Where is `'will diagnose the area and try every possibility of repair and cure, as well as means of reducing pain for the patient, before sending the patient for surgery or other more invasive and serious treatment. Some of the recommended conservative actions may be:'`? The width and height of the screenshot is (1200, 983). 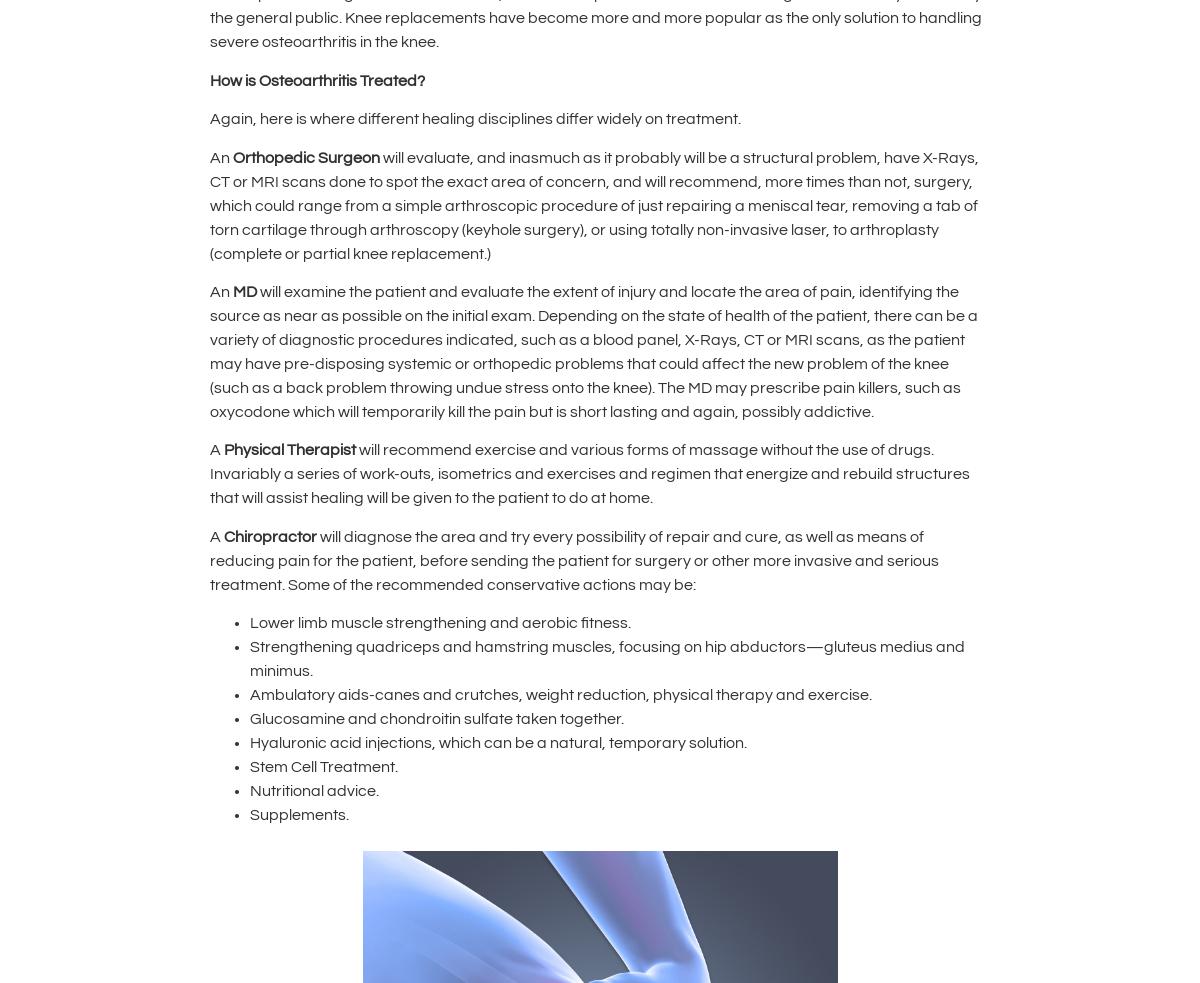 'will diagnose the area and try every possibility of repair and cure, as well as means of reducing pain for the patient, before sending the patient for surgery or other more invasive and serious treatment. Some of the recommended conservative actions may be:' is located at coordinates (573, 560).